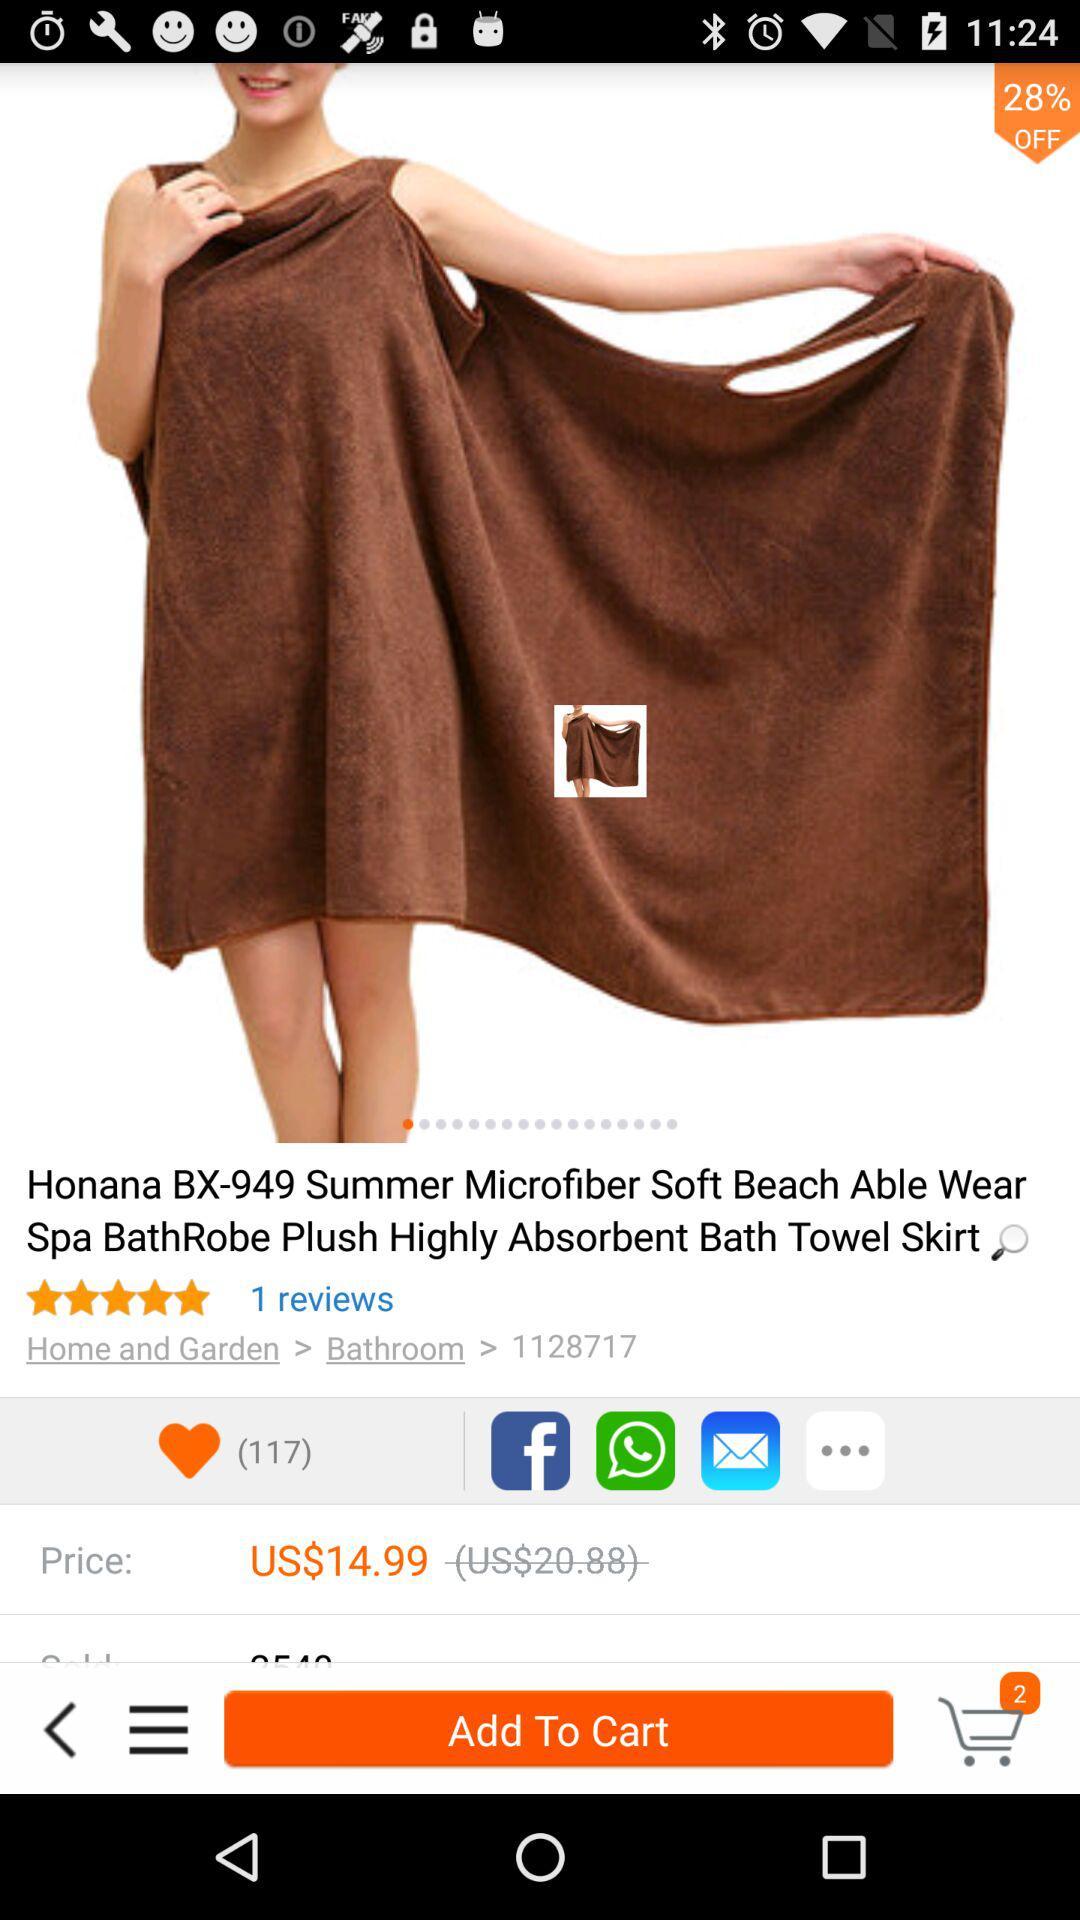 This screenshot has width=1080, height=1920. I want to click on slideshow, so click(621, 1124).